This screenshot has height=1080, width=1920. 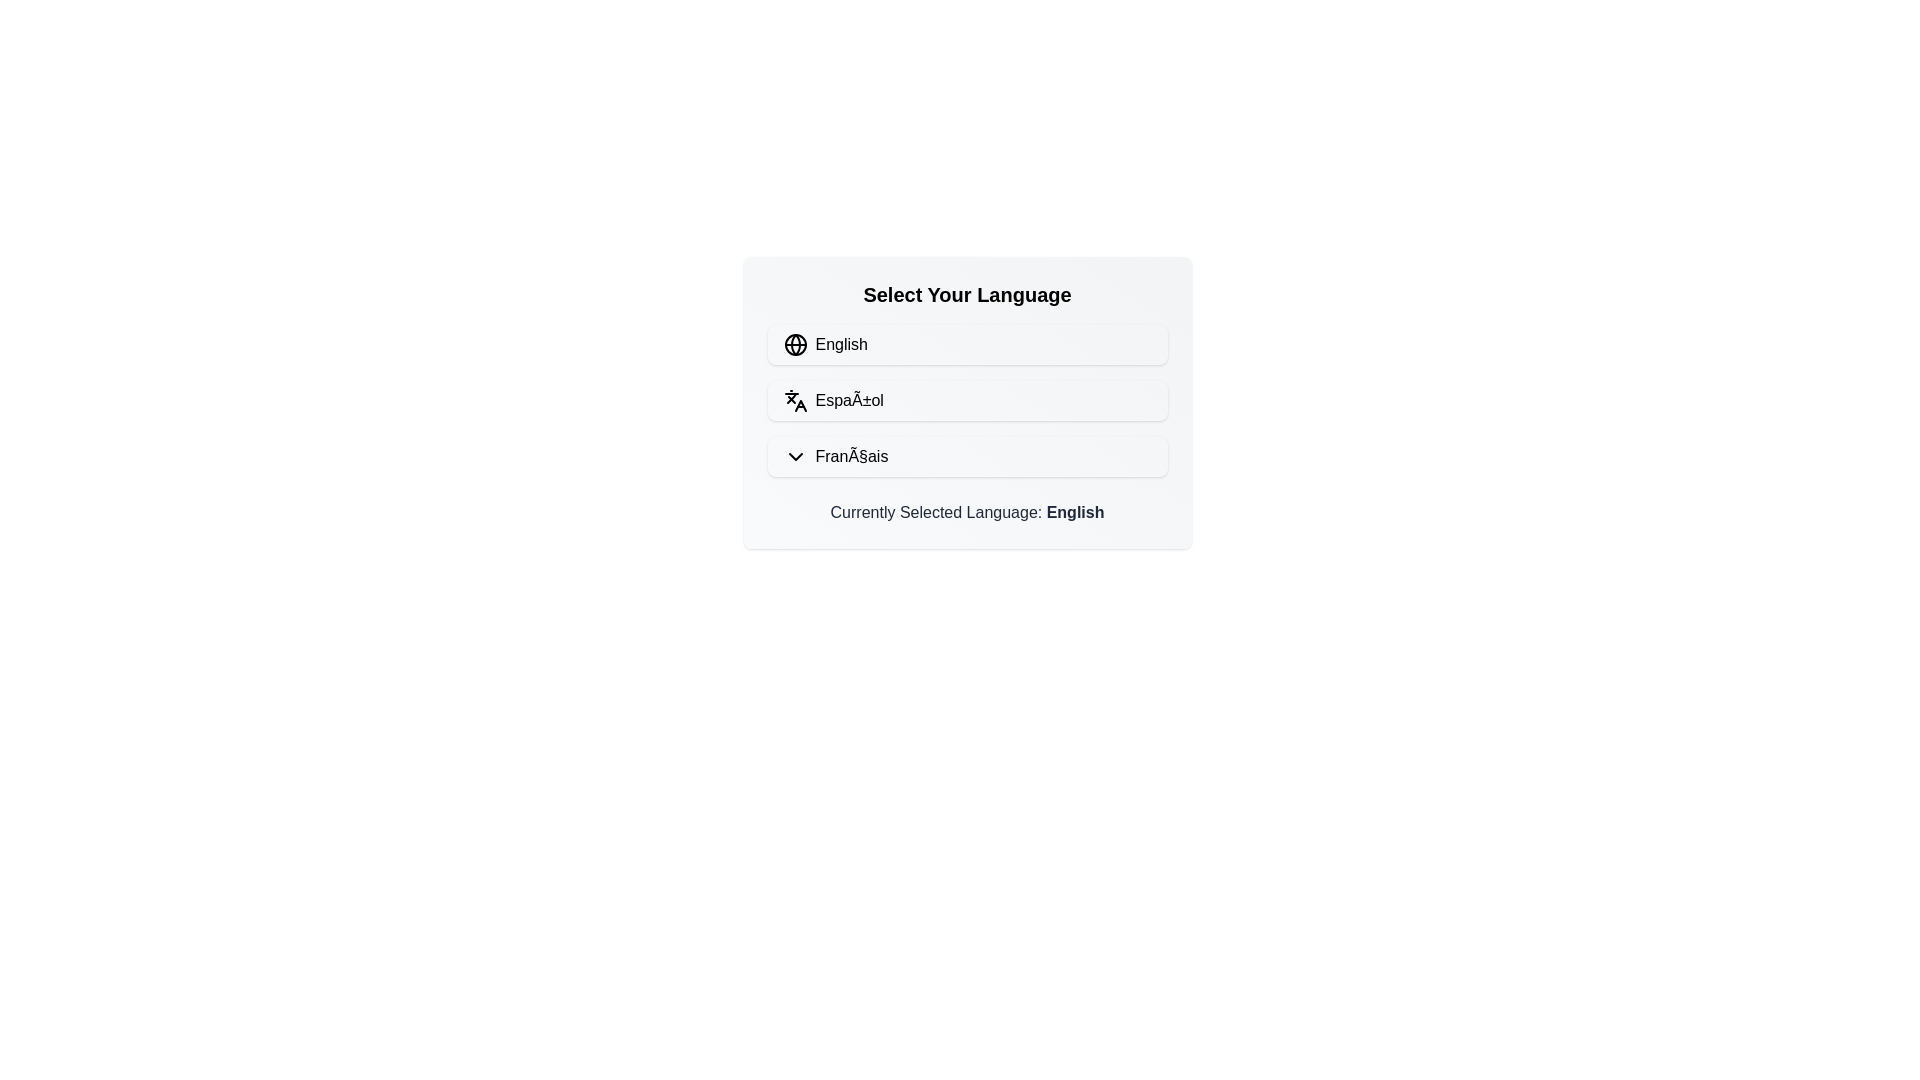 I want to click on text label displaying 'English' located to the right of the globe icon in the 'Select Your Language' section, so click(x=841, y=343).